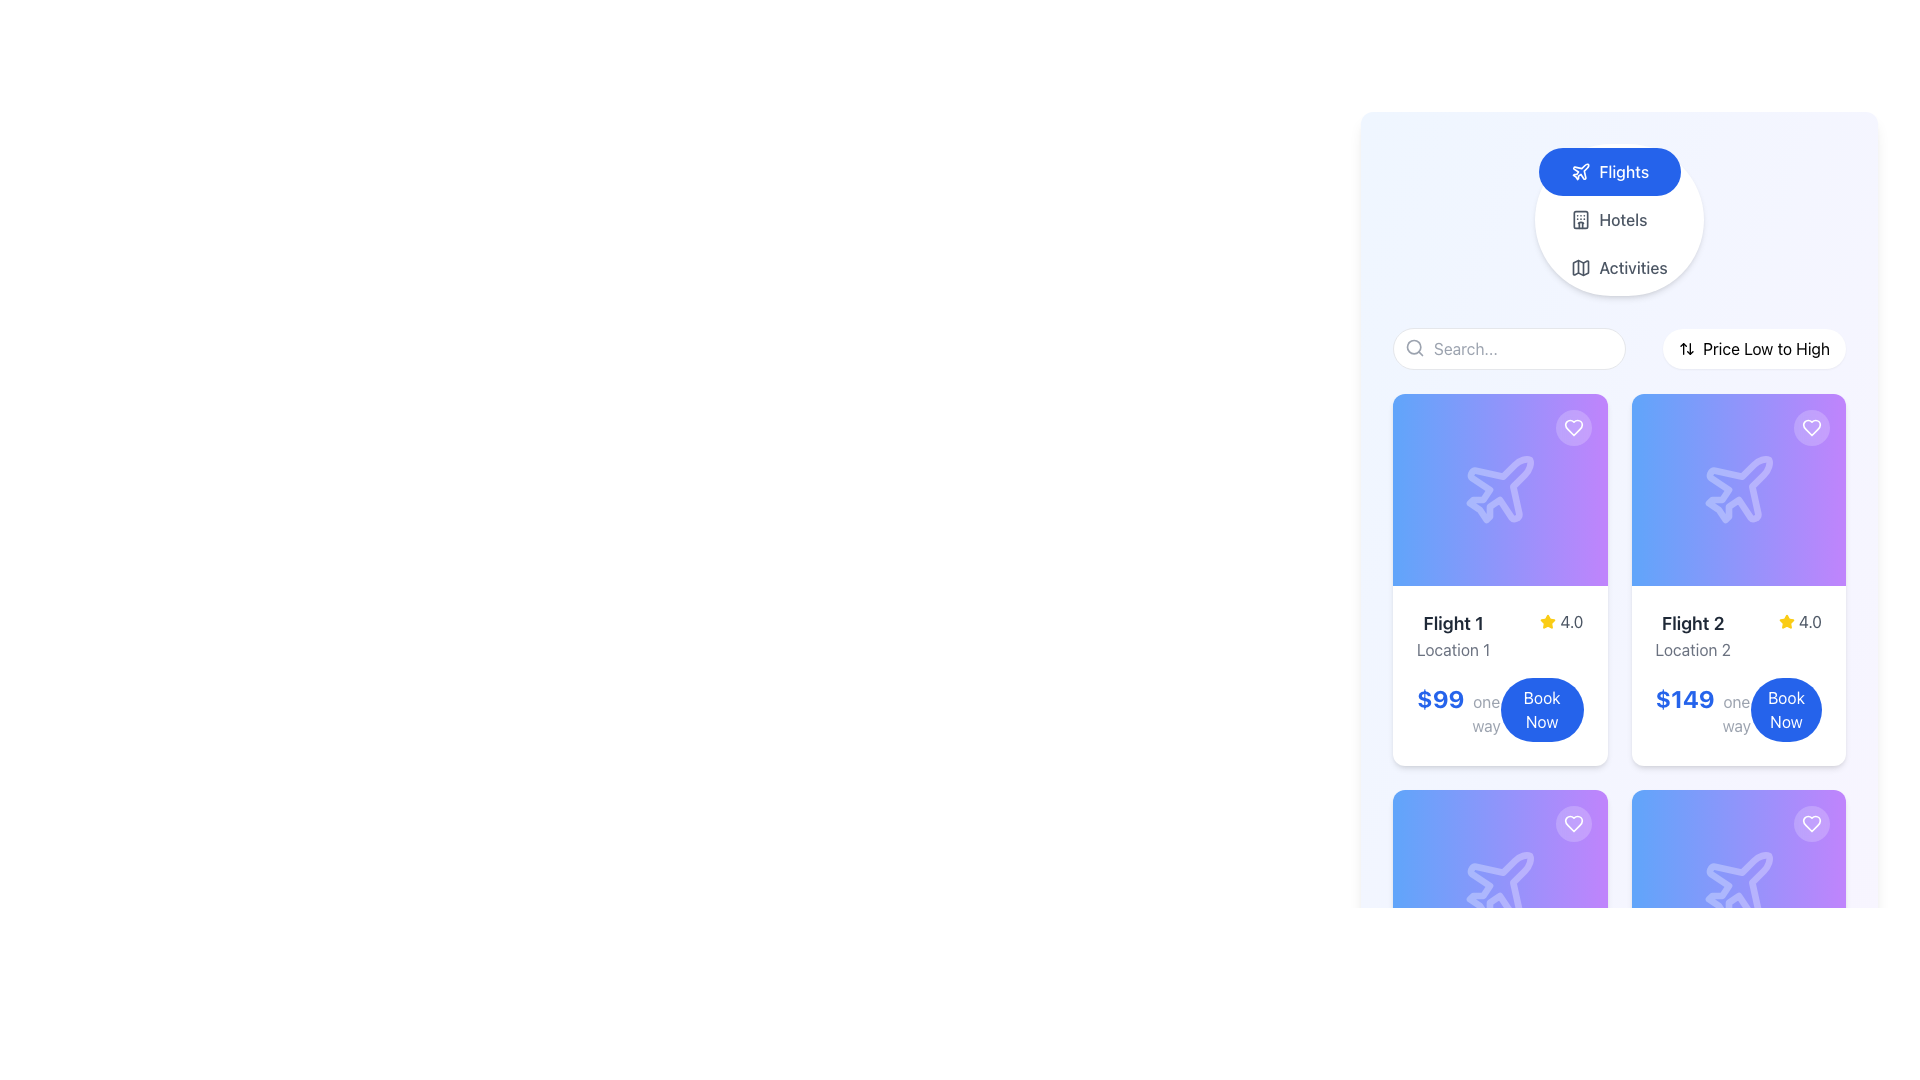 The width and height of the screenshot is (1920, 1080). I want to click on the arrow icon next to the 'Price Low to High' text, so click(1685, 347).